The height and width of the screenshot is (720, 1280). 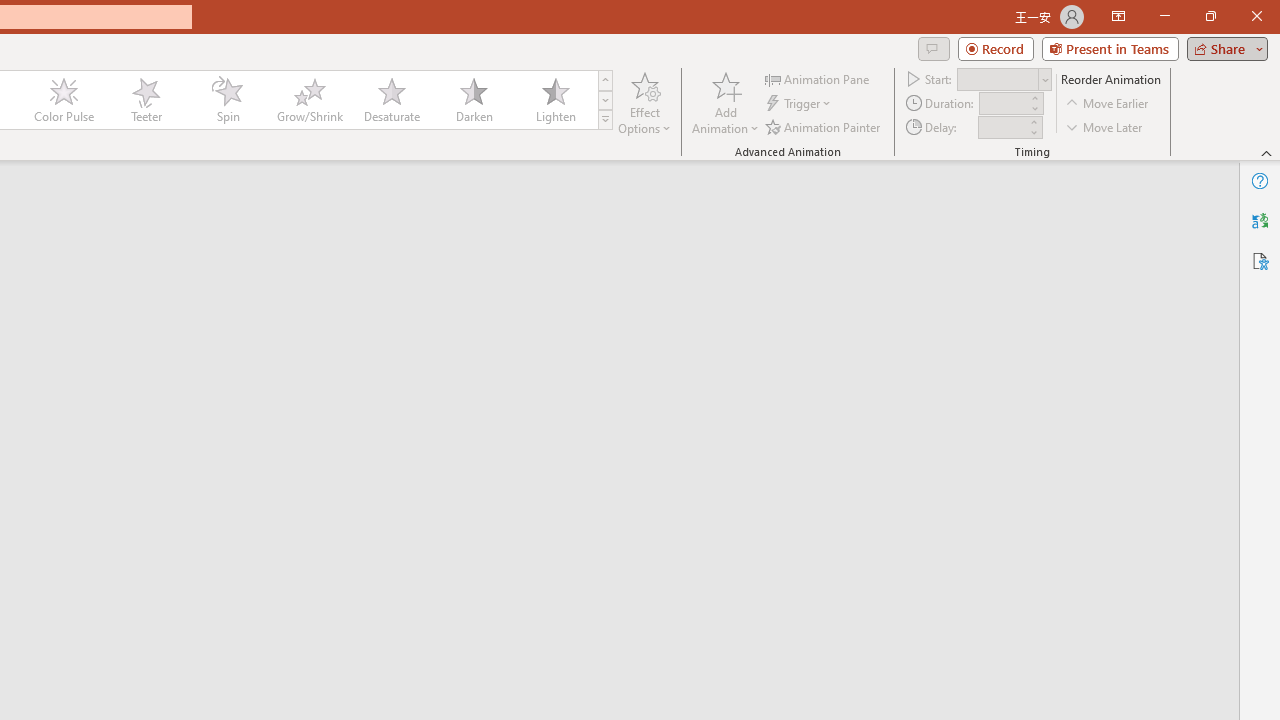 I want to click on 'Effect Options', so click(x=645, y=103).